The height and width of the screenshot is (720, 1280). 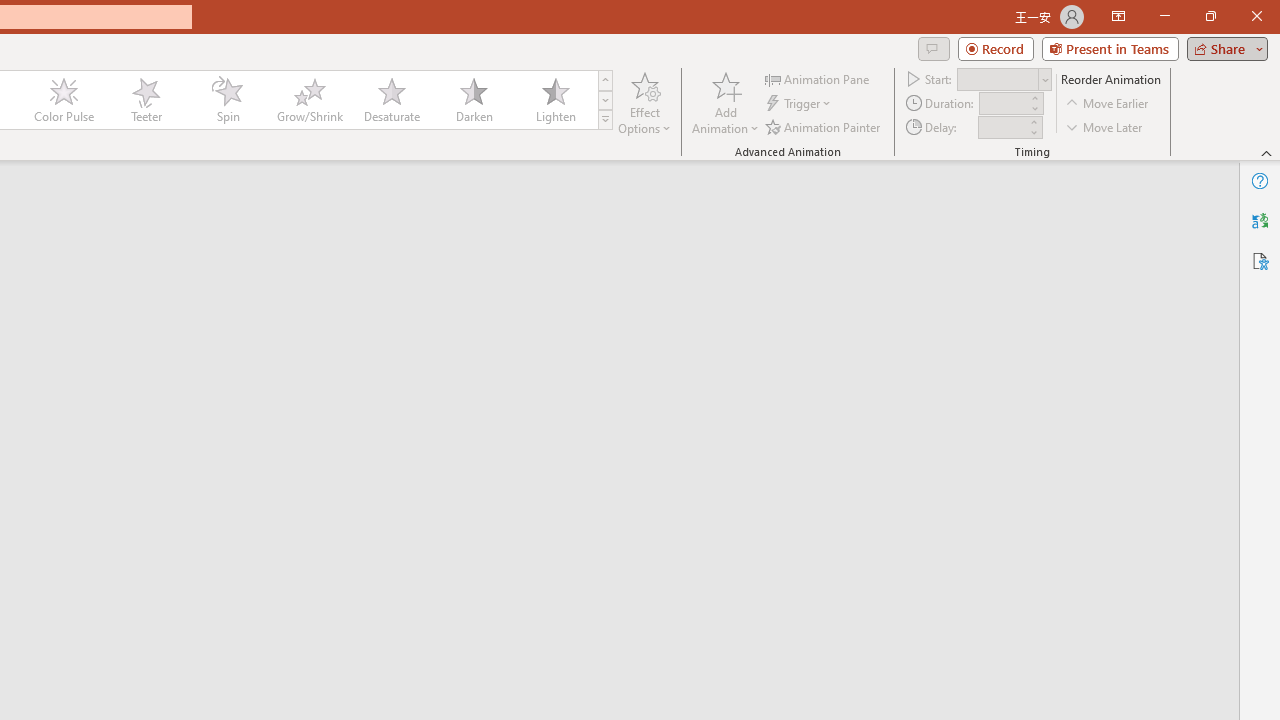 I want to click on 'Effect Options', so click(x=645, y=103).